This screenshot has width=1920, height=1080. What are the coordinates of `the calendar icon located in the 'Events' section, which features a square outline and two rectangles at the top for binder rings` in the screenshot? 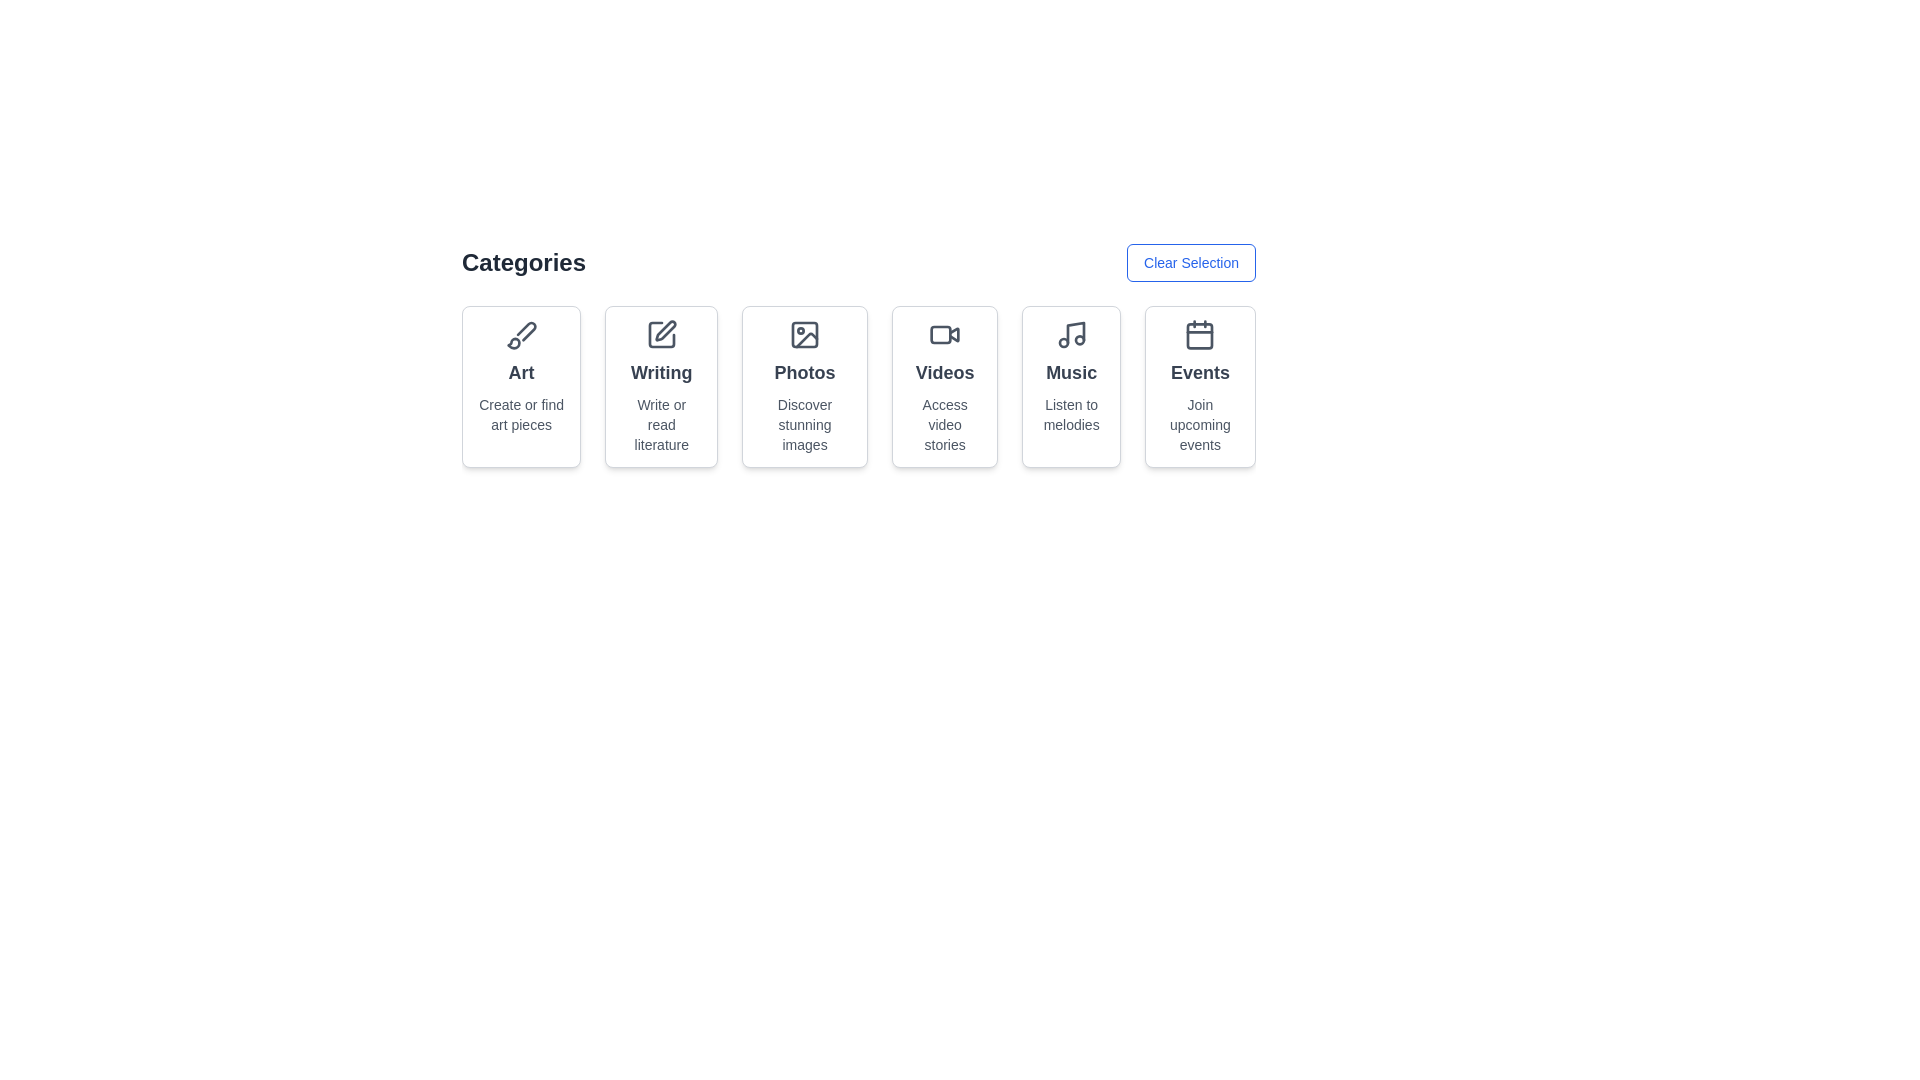 It's located at (1200, 334).